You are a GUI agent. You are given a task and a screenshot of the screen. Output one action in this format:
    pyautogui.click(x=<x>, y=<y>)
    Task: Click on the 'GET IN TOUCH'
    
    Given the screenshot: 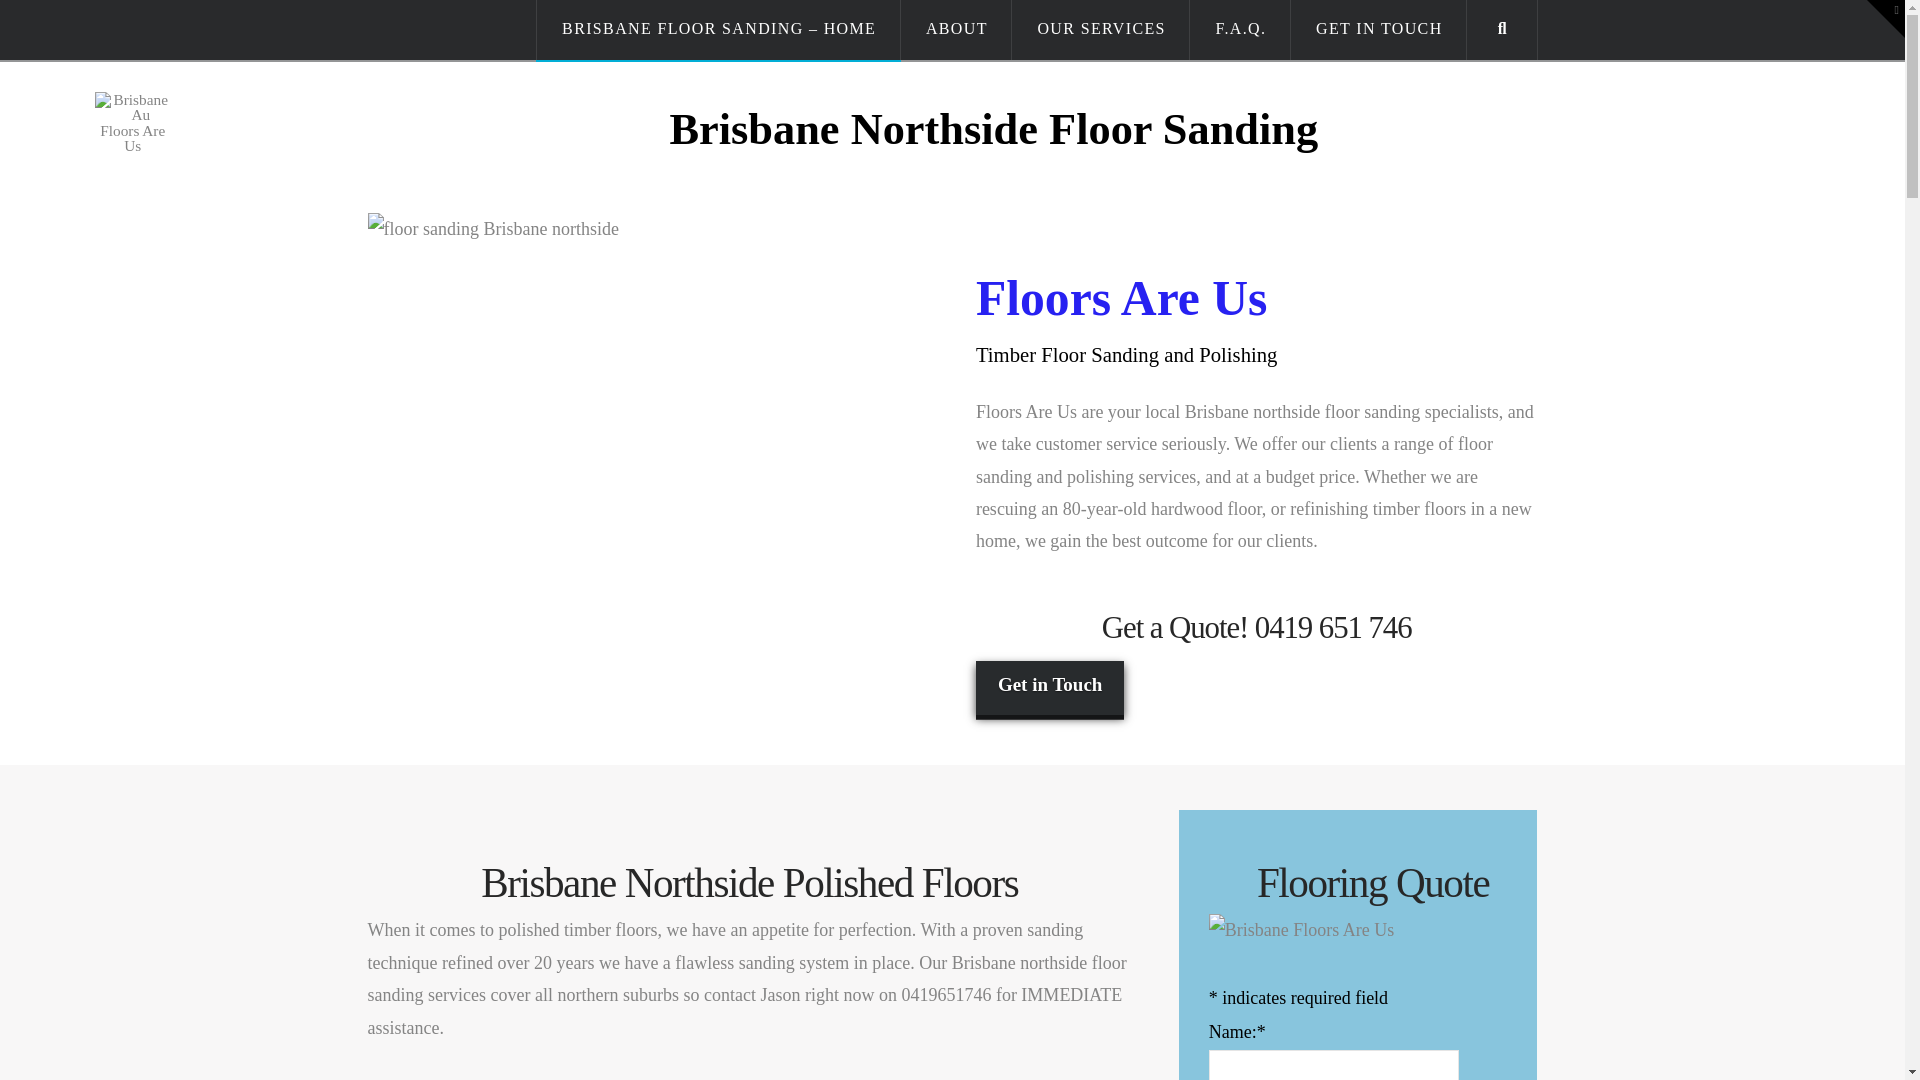 What is the action you would take?
    pyautogui.click(x=1377, y=30)
    